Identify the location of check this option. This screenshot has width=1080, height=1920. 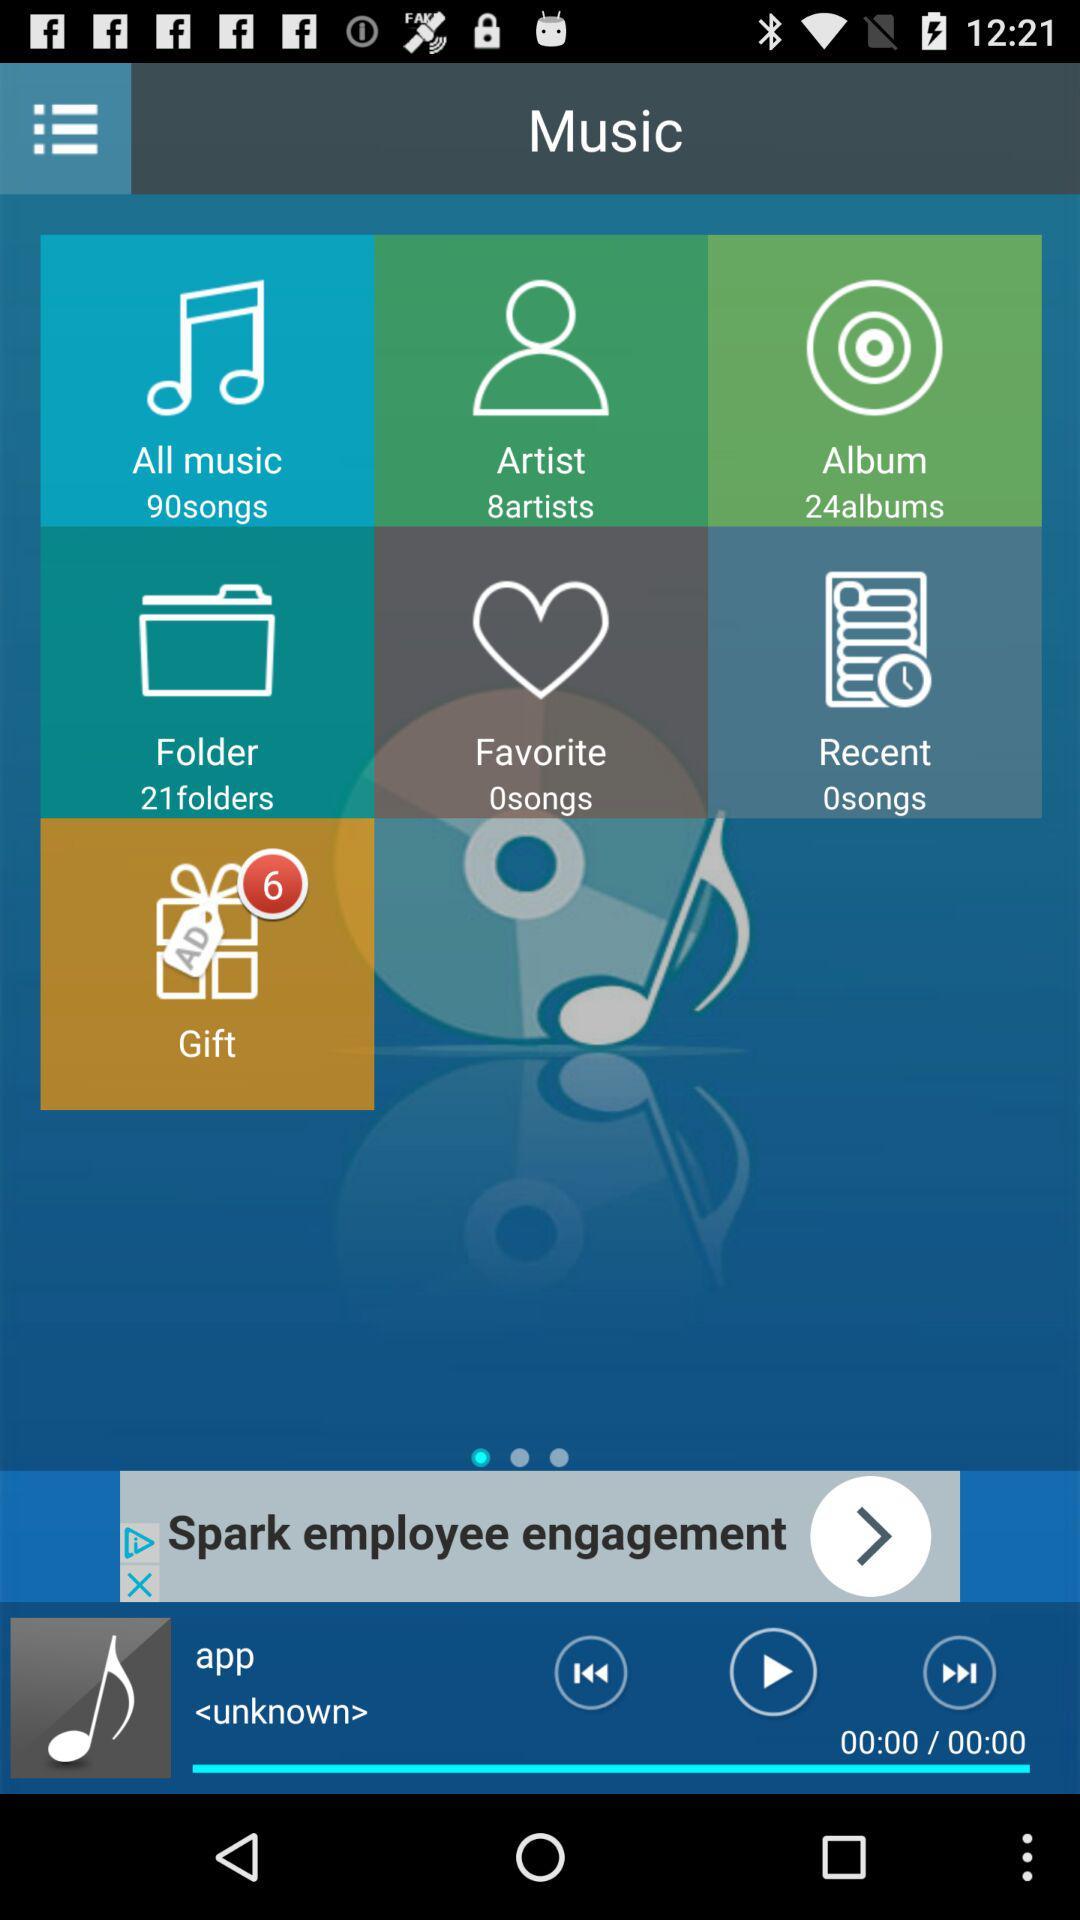
(540, 1535).